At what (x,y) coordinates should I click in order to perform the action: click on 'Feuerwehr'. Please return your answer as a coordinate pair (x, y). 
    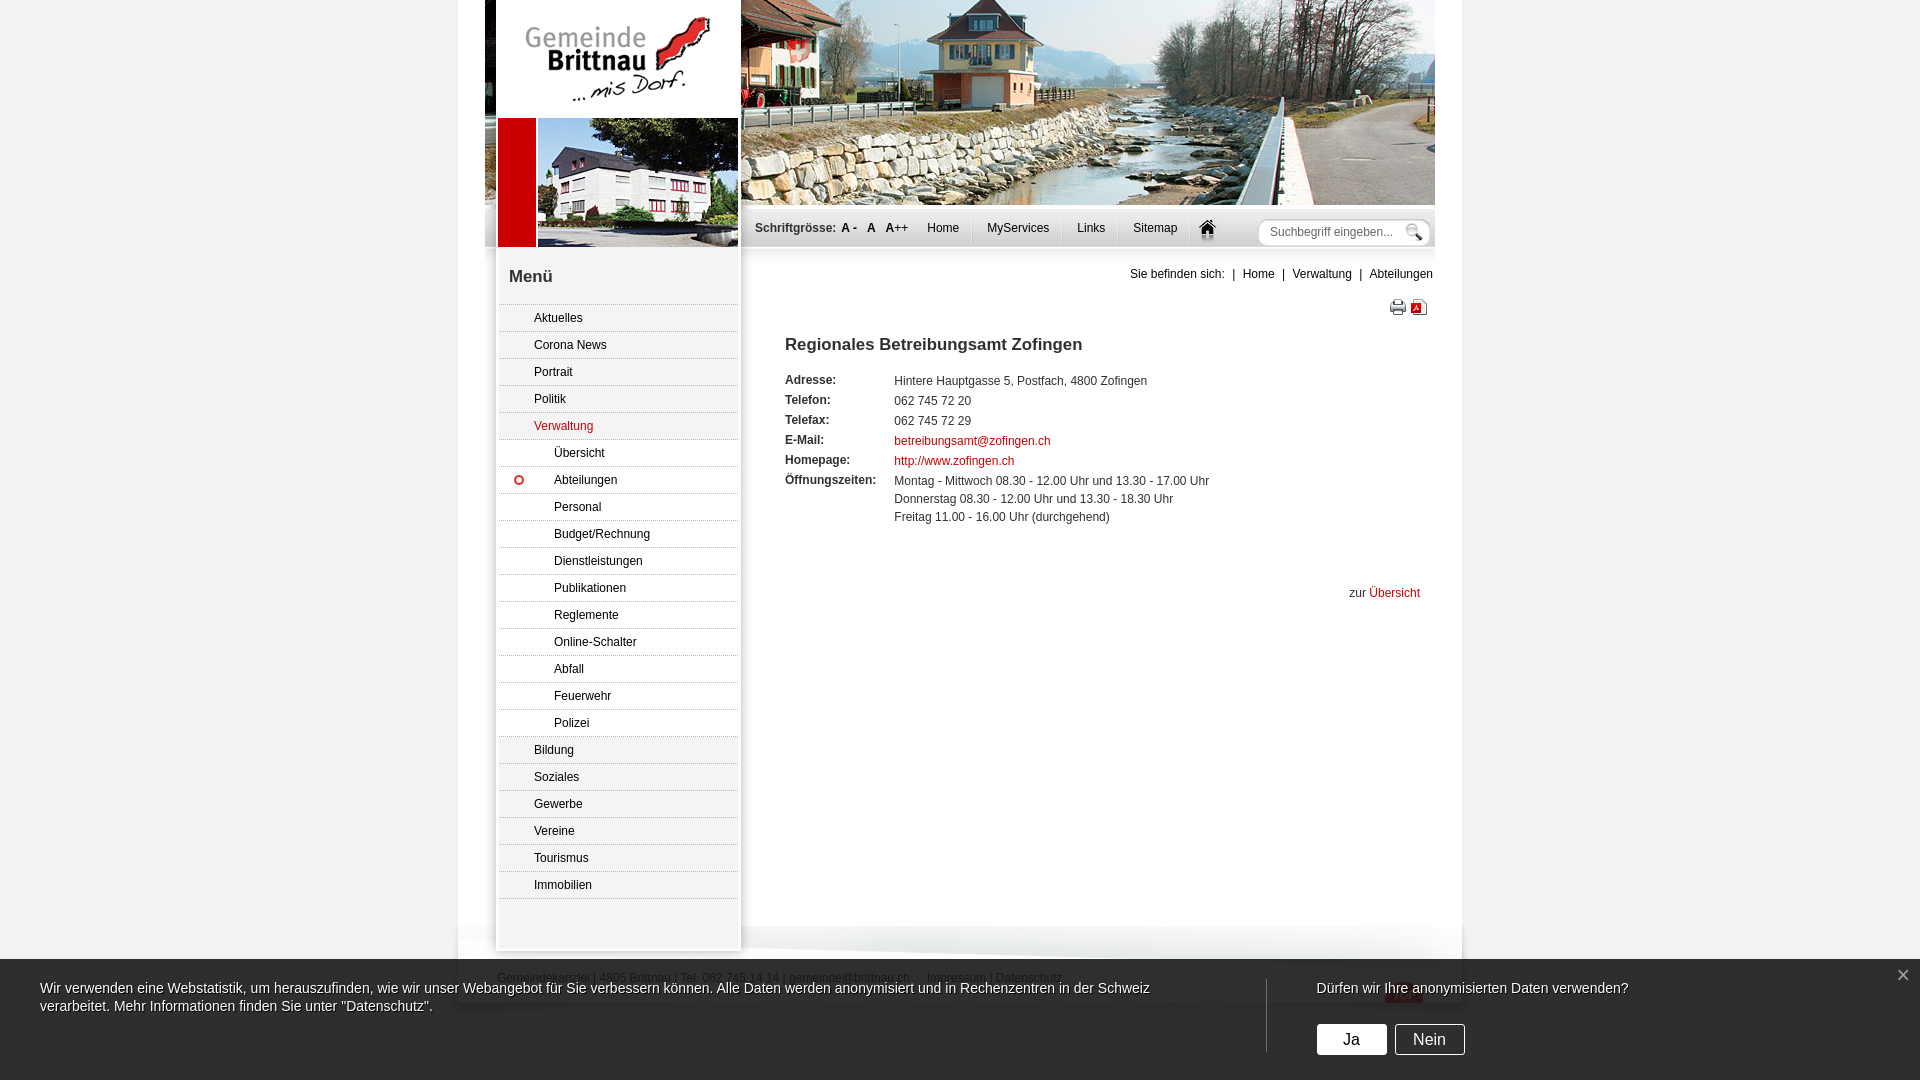
    Looking at the image, I should click on (617, 695).